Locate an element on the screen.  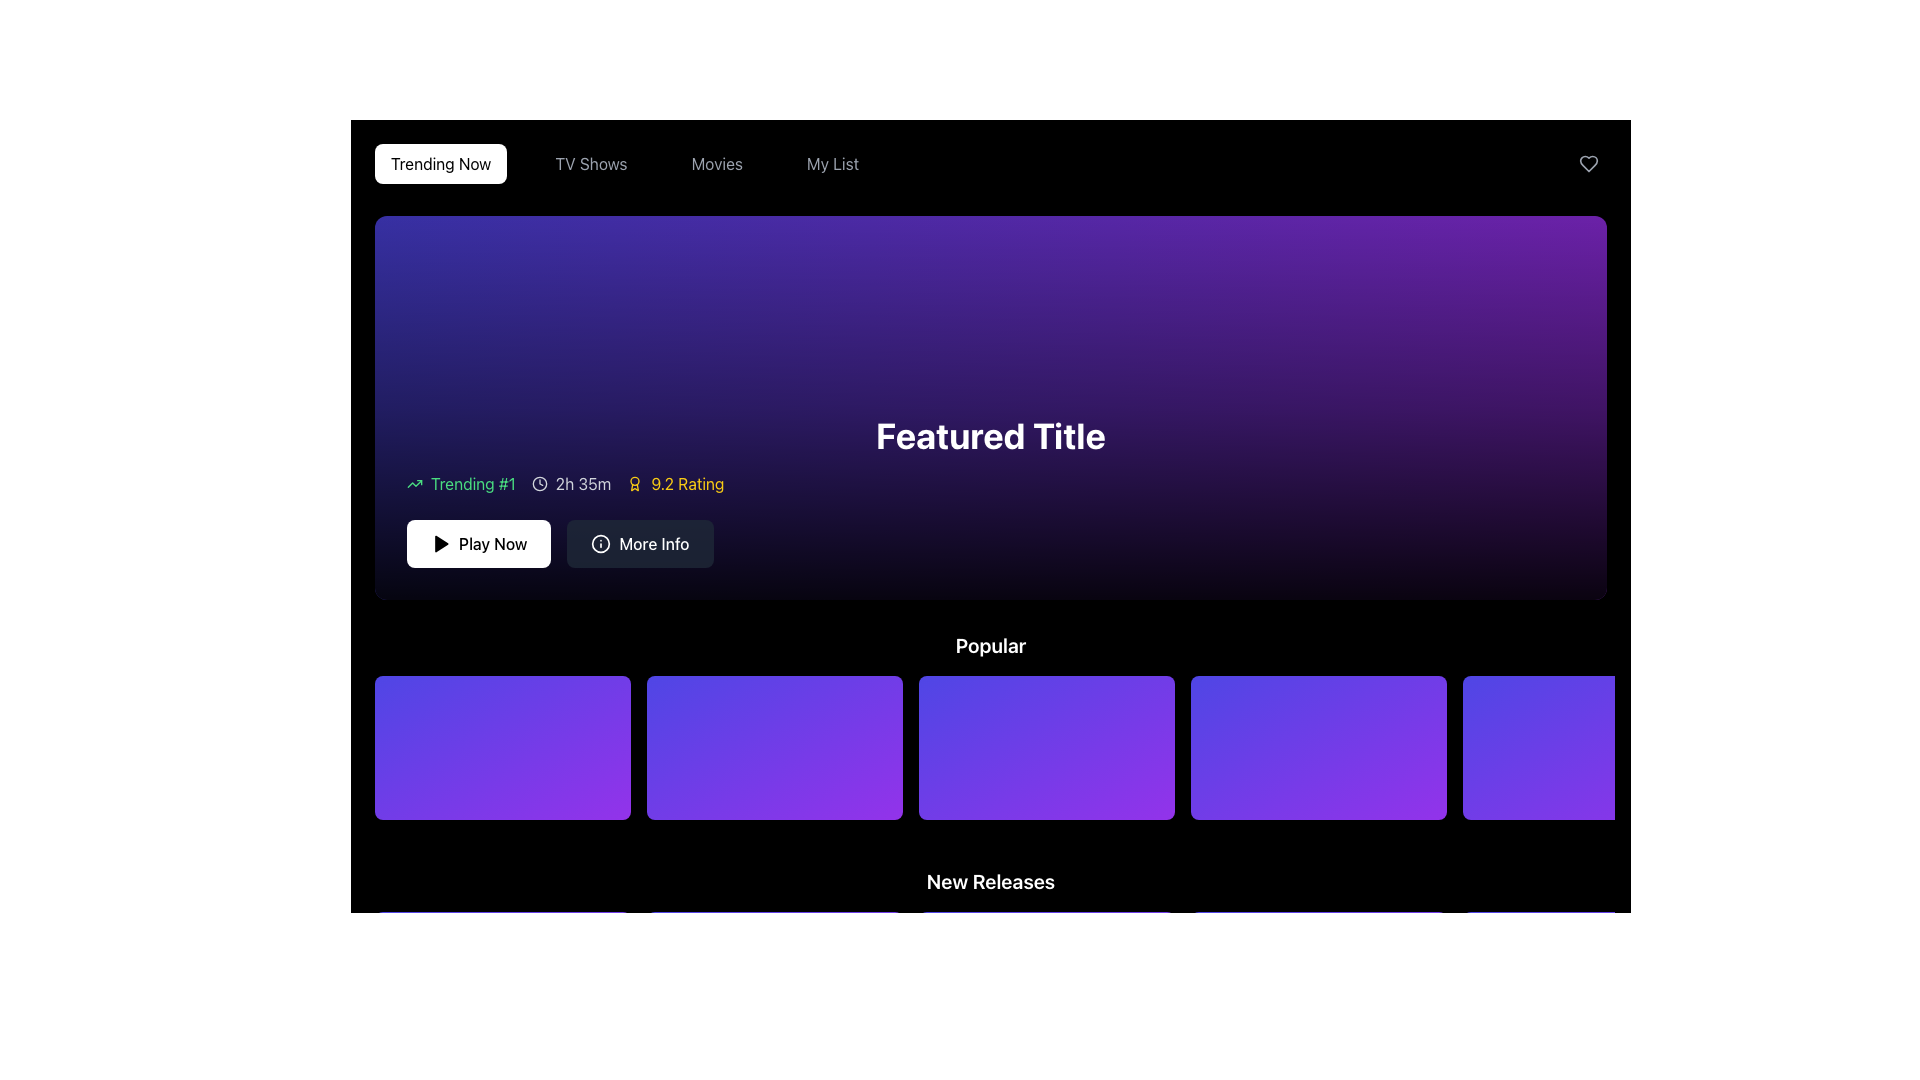
the rating indicator text label located to the right of the small award icon, below the 'Featured Title' heading is located at coordinates (687, 483).